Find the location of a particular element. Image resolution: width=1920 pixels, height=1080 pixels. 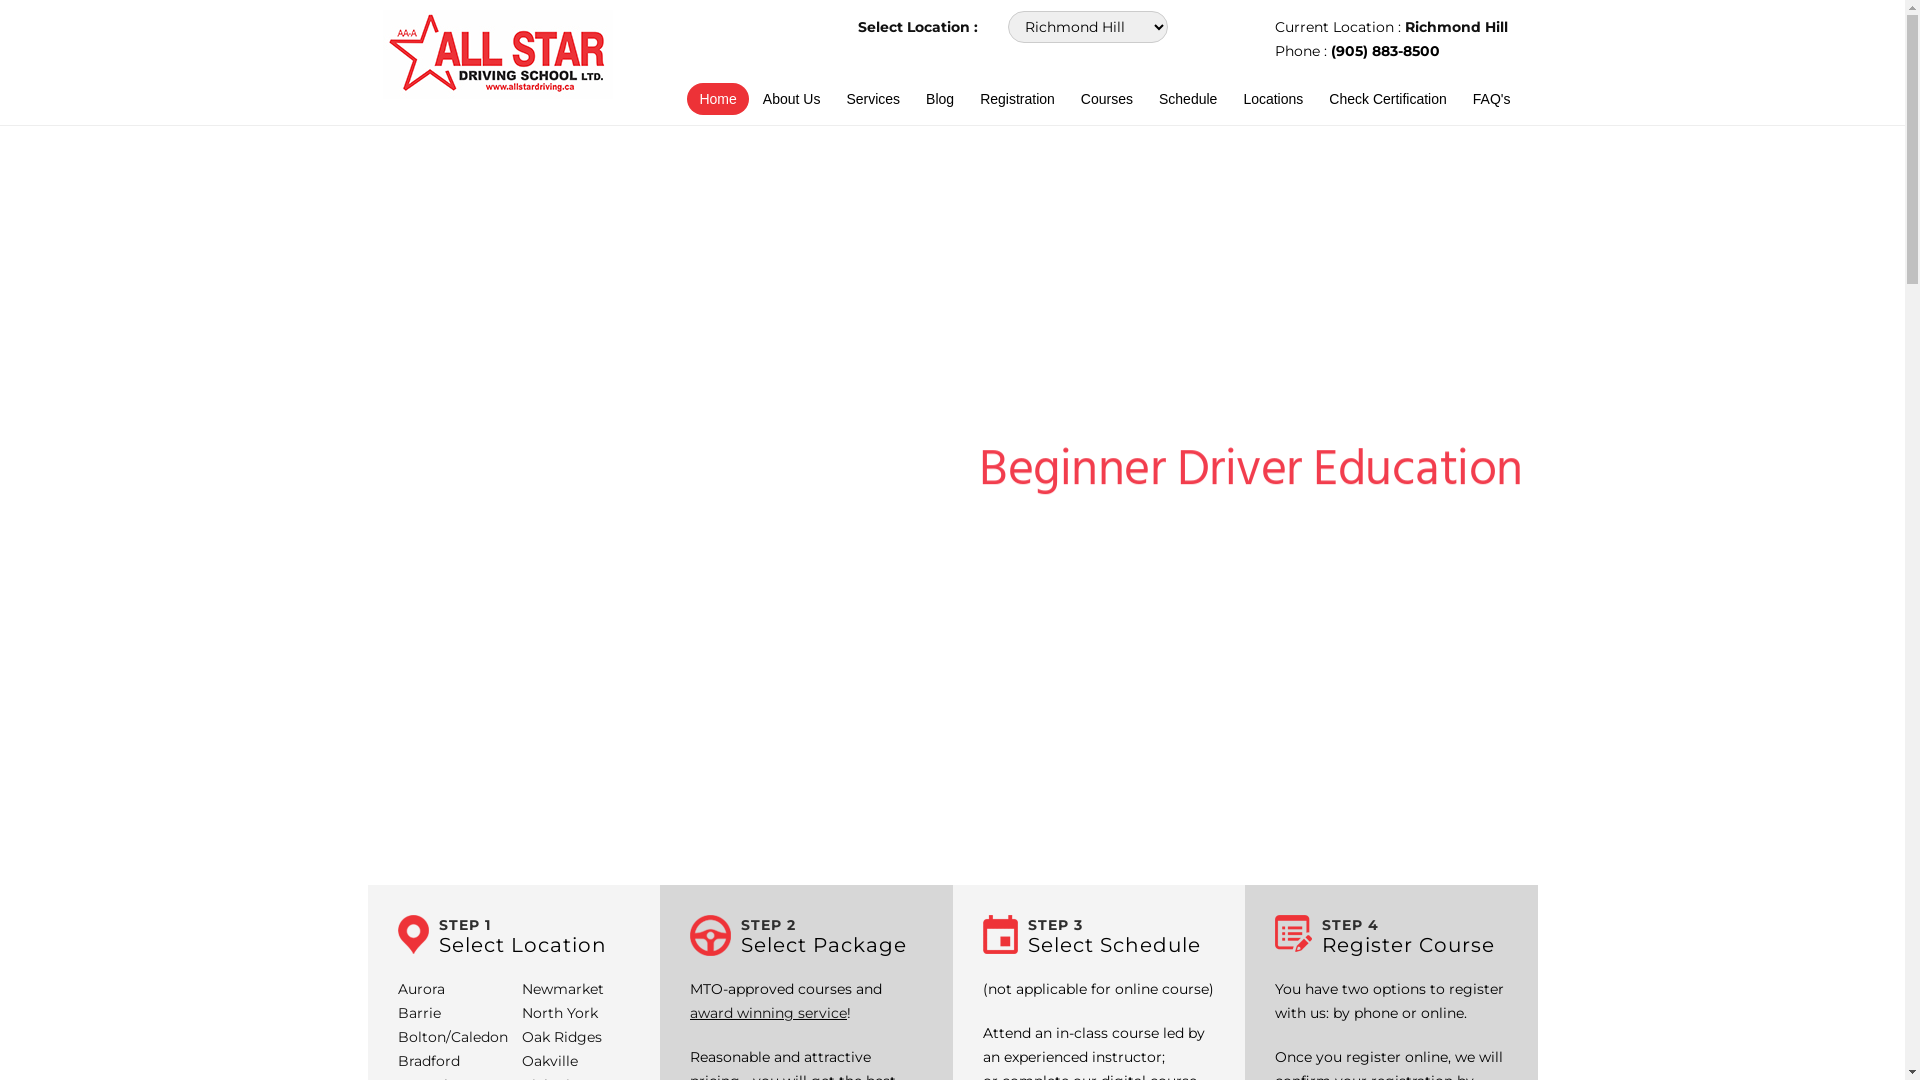

'Services' is located at coordinates (834, 99).